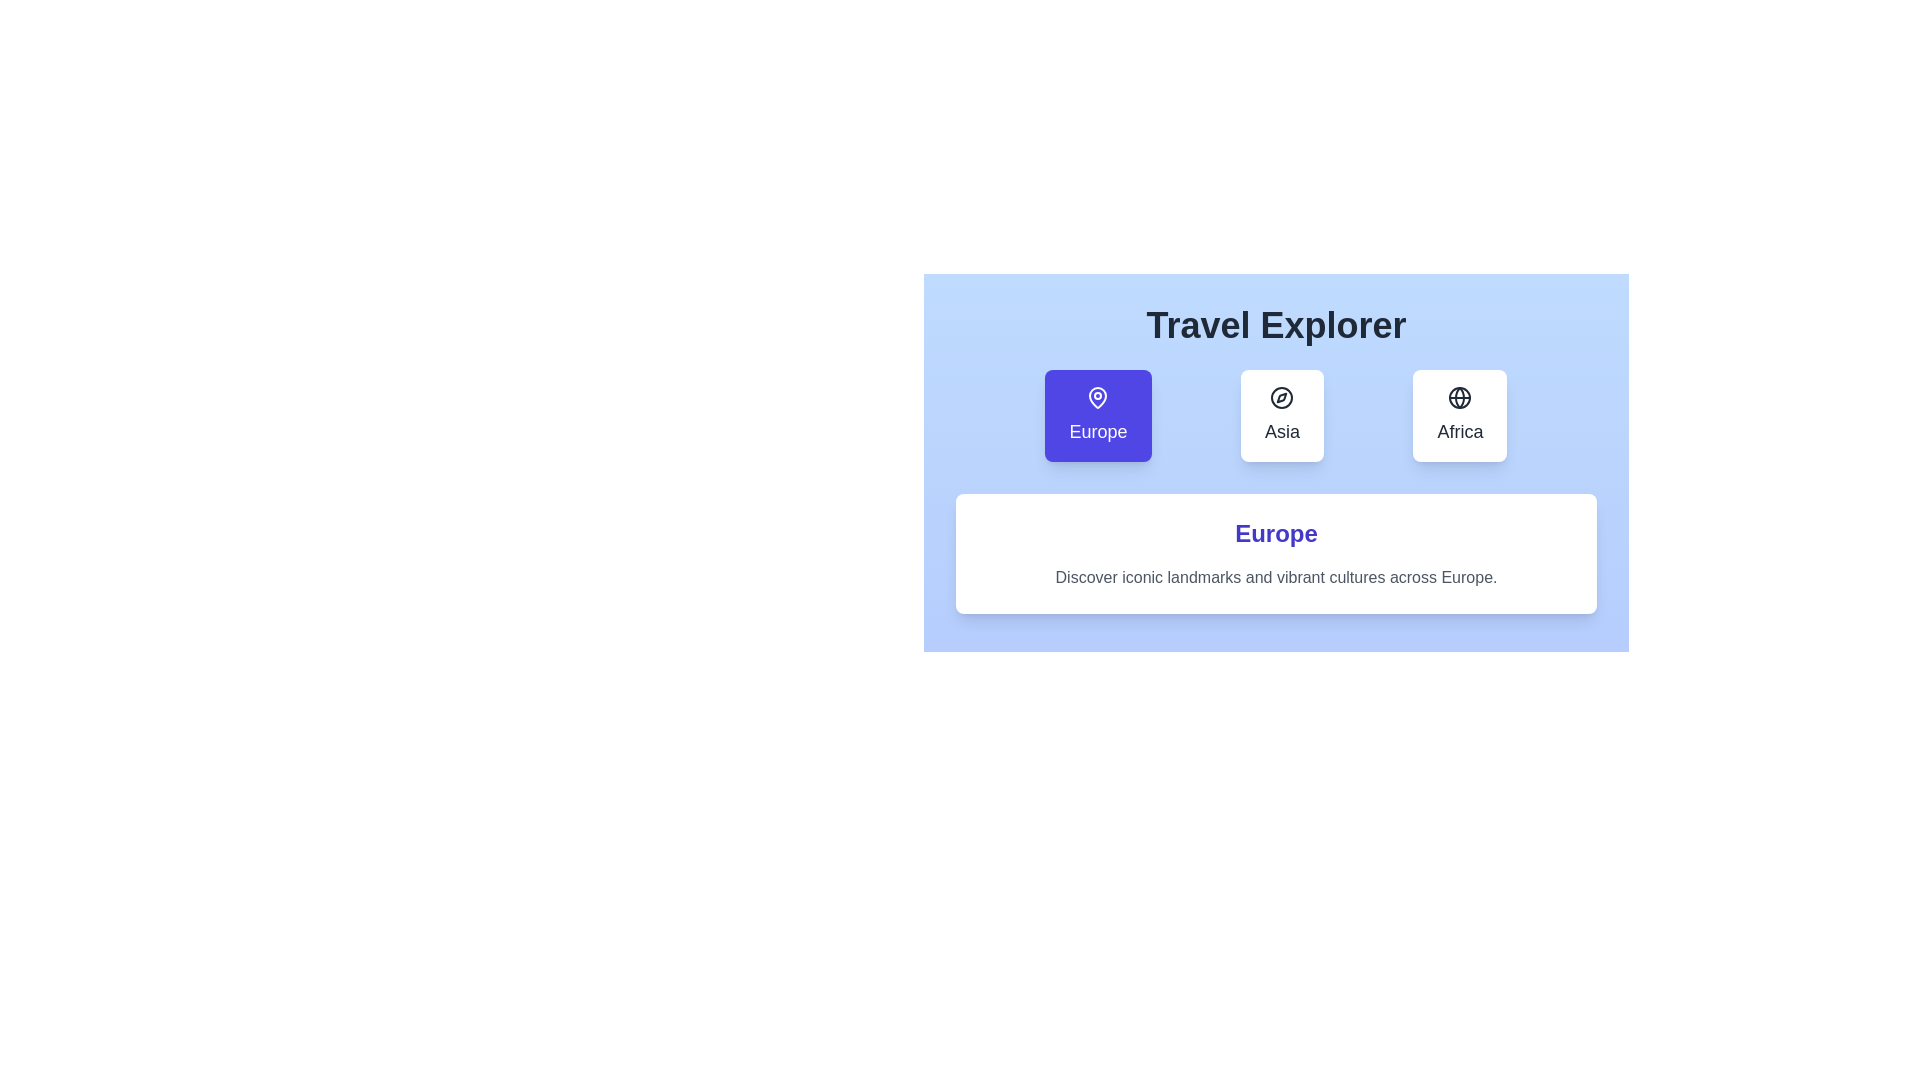 This screenshot has width=1920, height=1080. What do you see at coordinates (1275, 578) in the screenshot?
I see `the informational text element located below the heading 'Europe', which is enclosed in a white box with rounded corners and a shadow effect` at bounding box center [1275, 578].